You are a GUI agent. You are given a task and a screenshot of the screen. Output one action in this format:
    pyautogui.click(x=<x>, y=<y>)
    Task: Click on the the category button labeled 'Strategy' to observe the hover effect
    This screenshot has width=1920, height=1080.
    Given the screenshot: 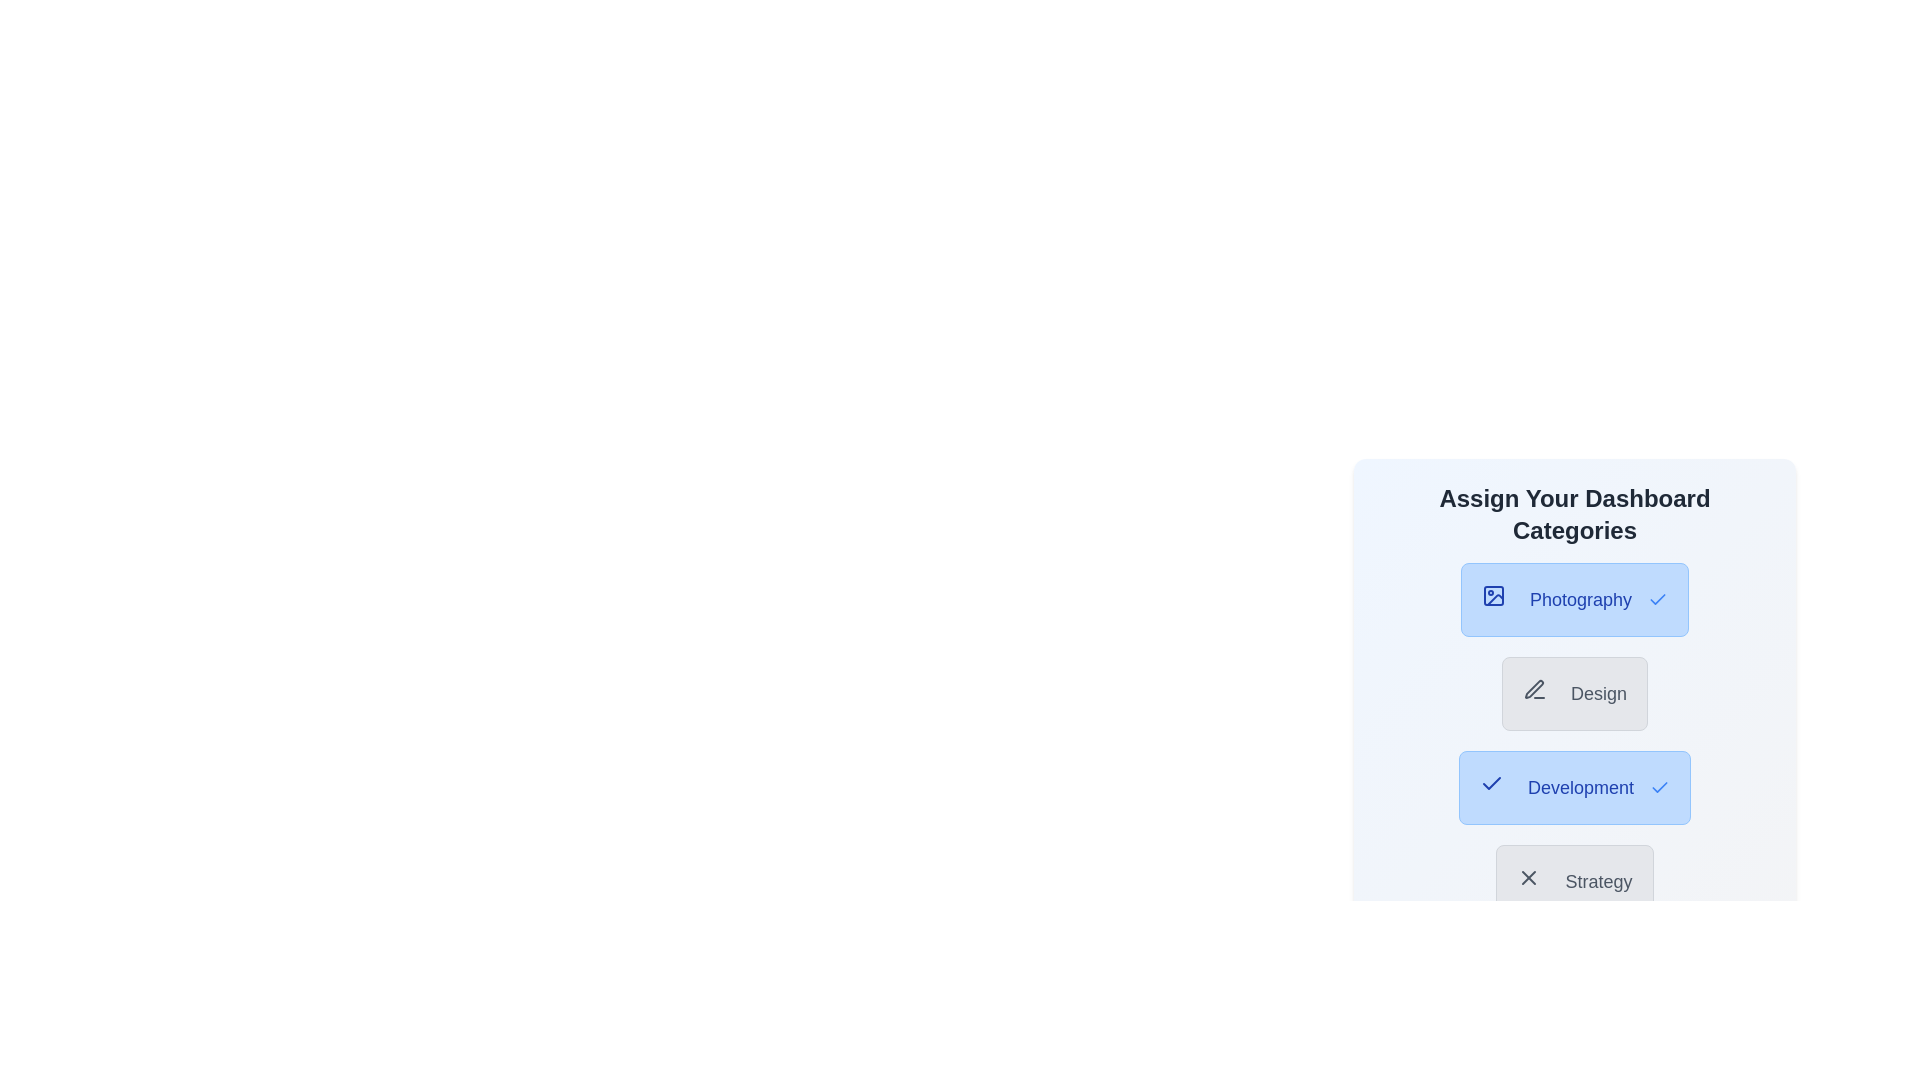 What is the action you would take?
    pyautogui.click(x=1573, y=881)
    